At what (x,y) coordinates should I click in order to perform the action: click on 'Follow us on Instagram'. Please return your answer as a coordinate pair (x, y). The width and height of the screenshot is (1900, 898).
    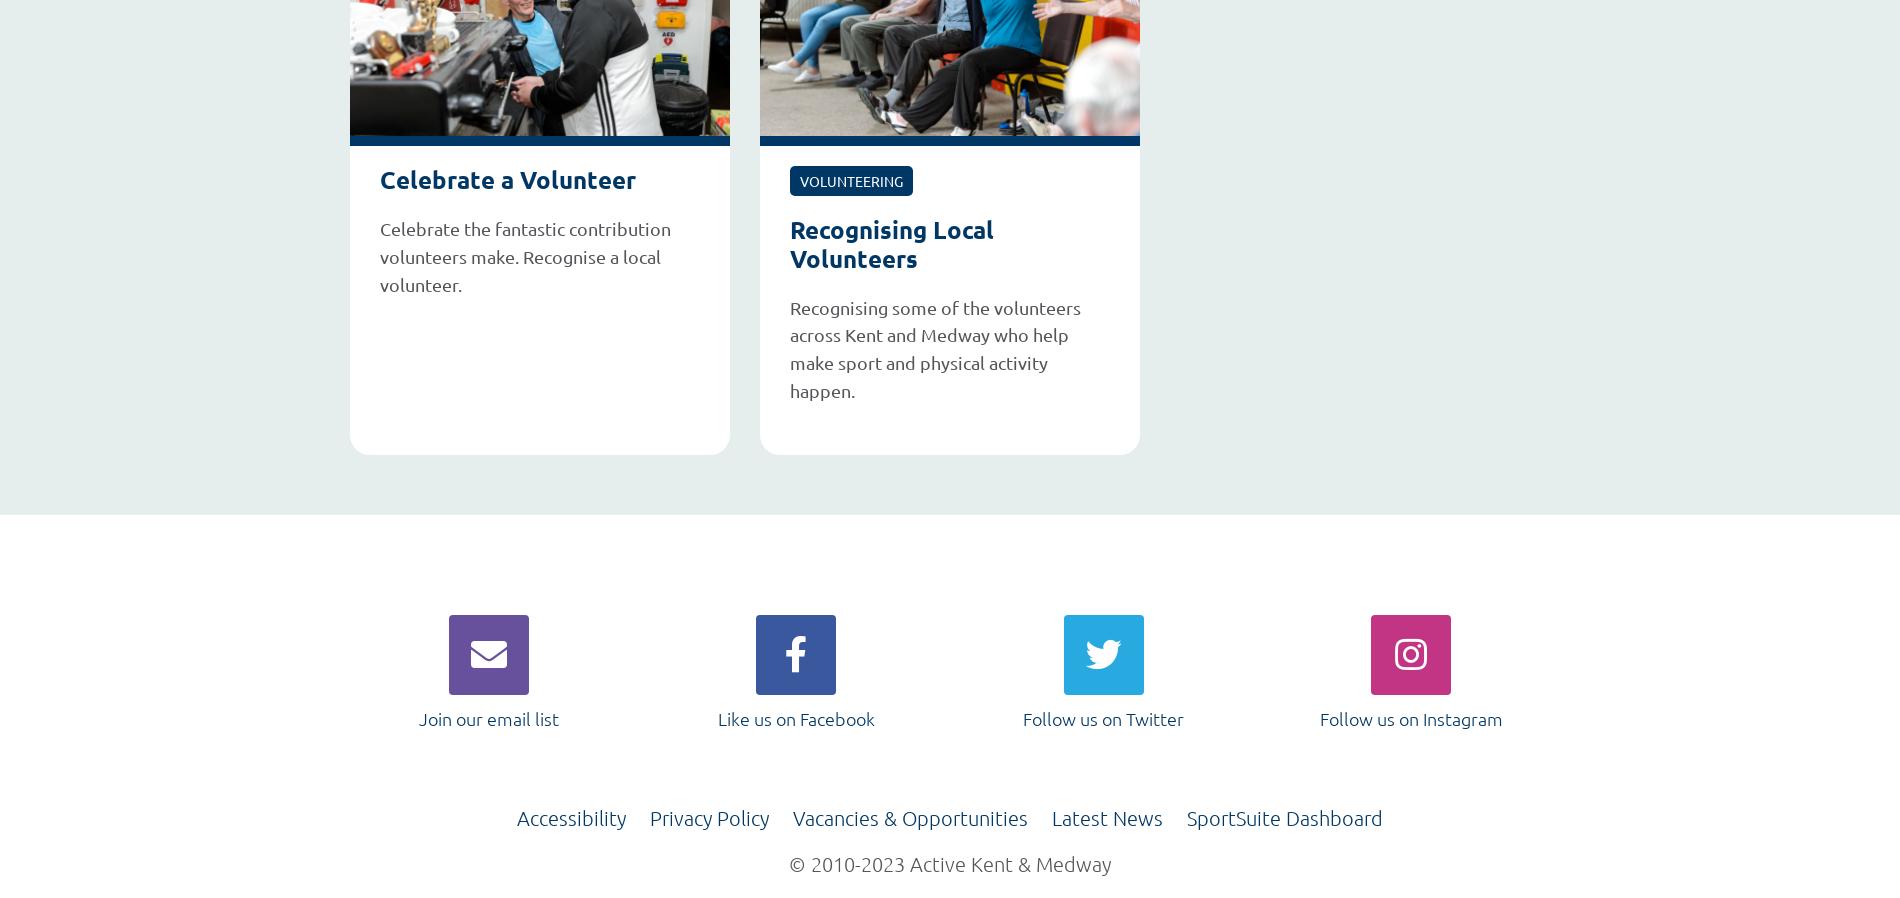
    Looking at the image, I should click on (1317, 718).